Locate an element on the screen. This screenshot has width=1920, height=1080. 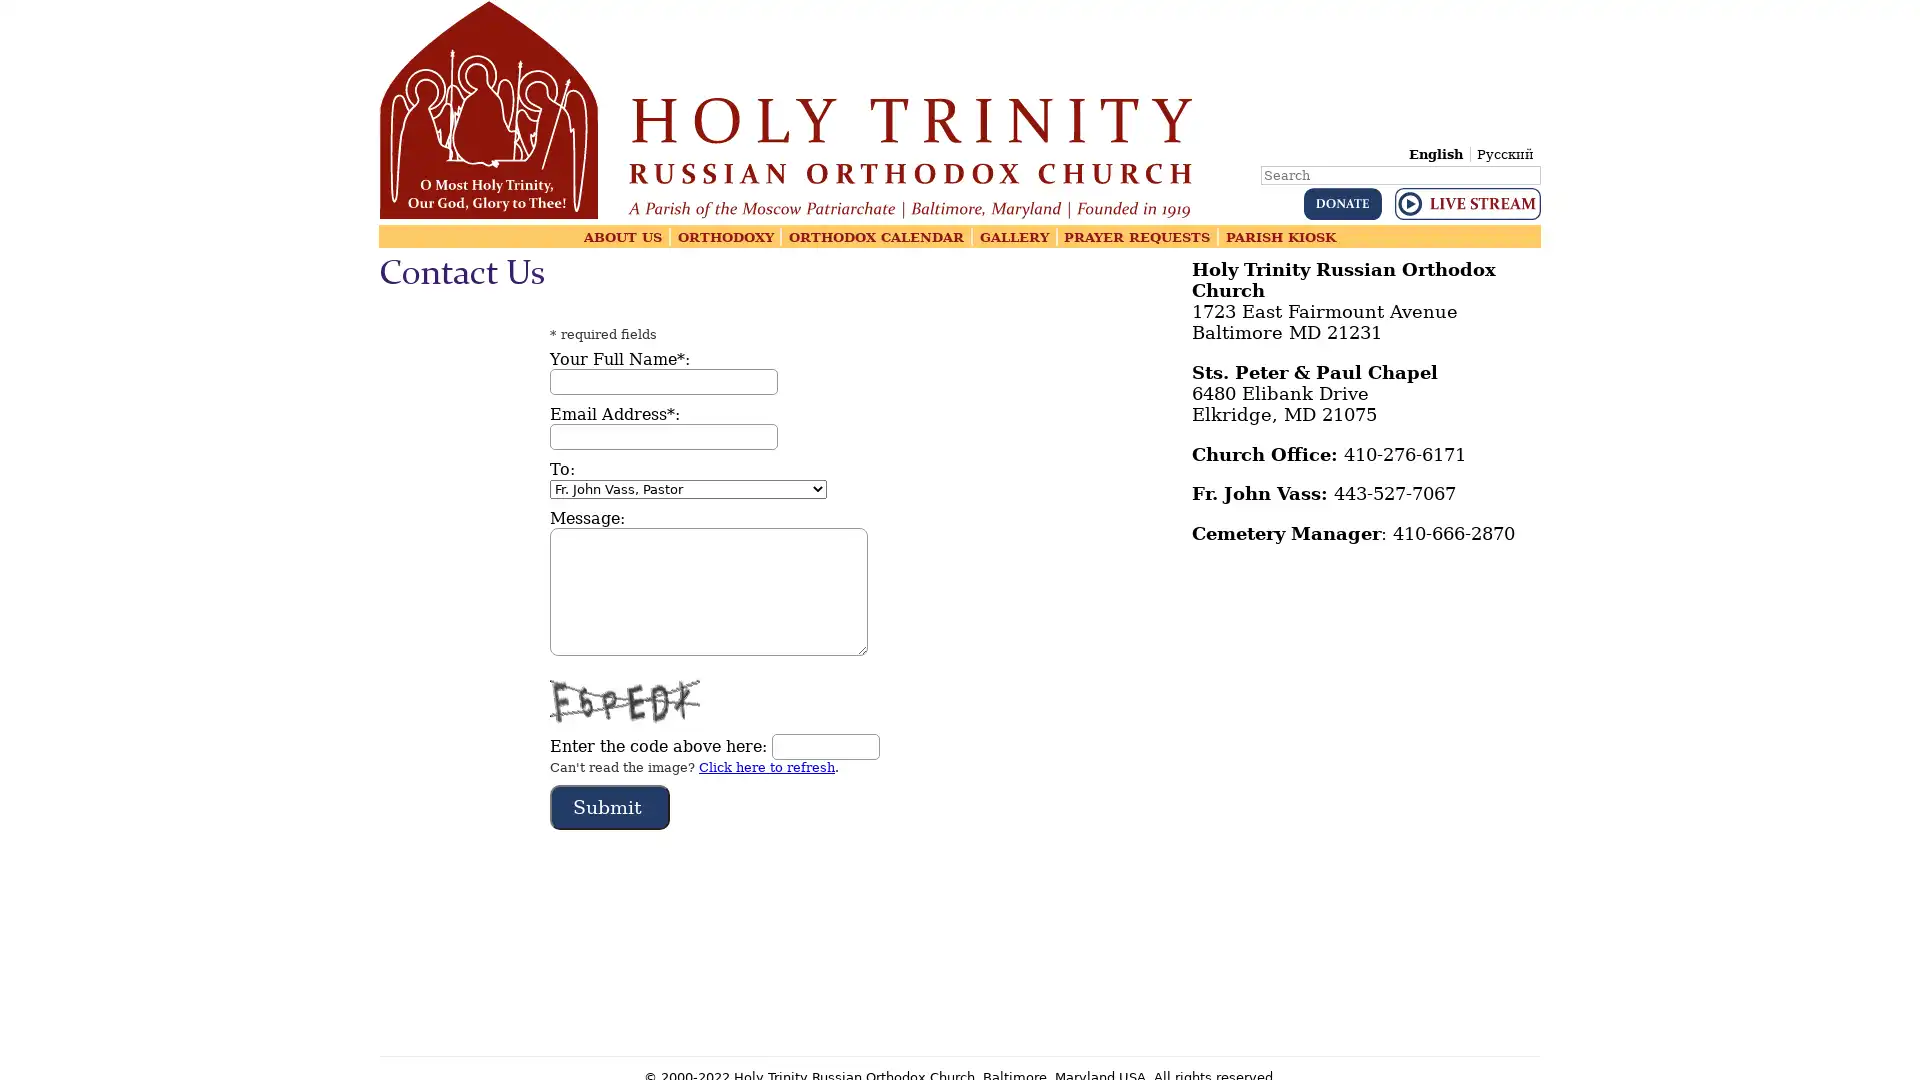
PayPal - The safer, easier way to pay online! is located at coordinates (1342, 204).